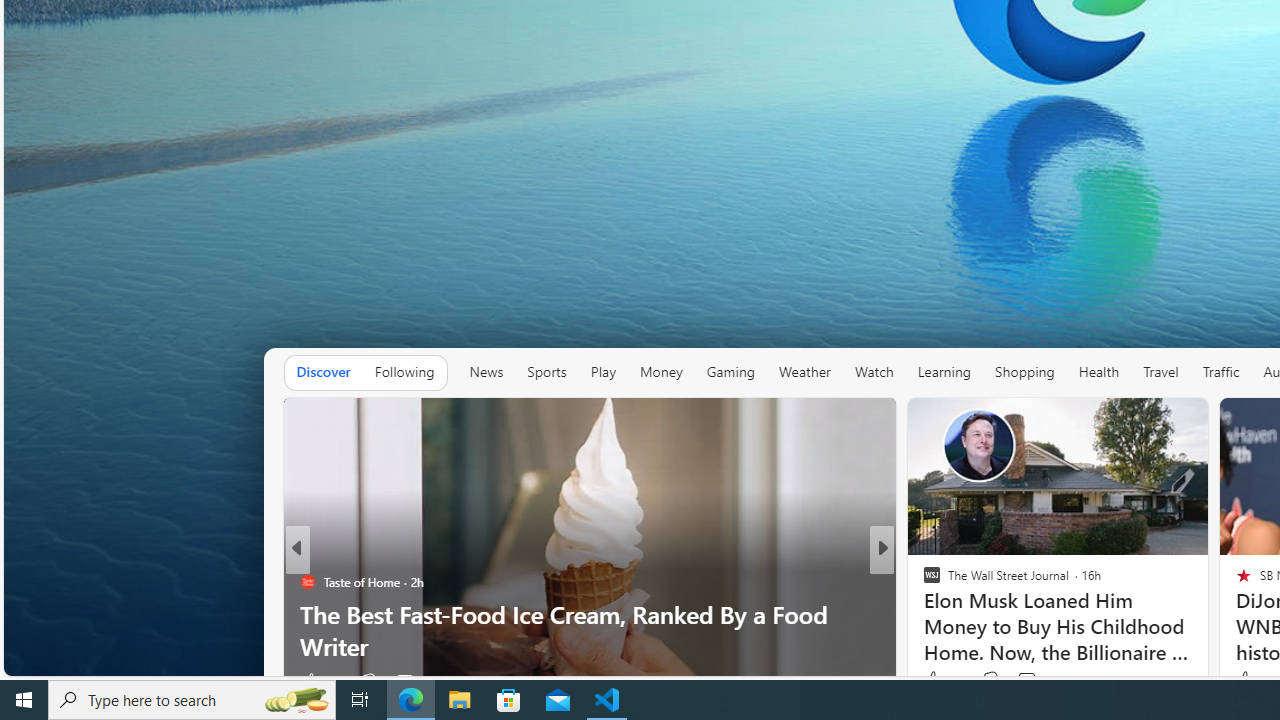 This screenshot has width=1280, height=720. I want to click on 'View comments 247 Comment', so click(1032, 680).